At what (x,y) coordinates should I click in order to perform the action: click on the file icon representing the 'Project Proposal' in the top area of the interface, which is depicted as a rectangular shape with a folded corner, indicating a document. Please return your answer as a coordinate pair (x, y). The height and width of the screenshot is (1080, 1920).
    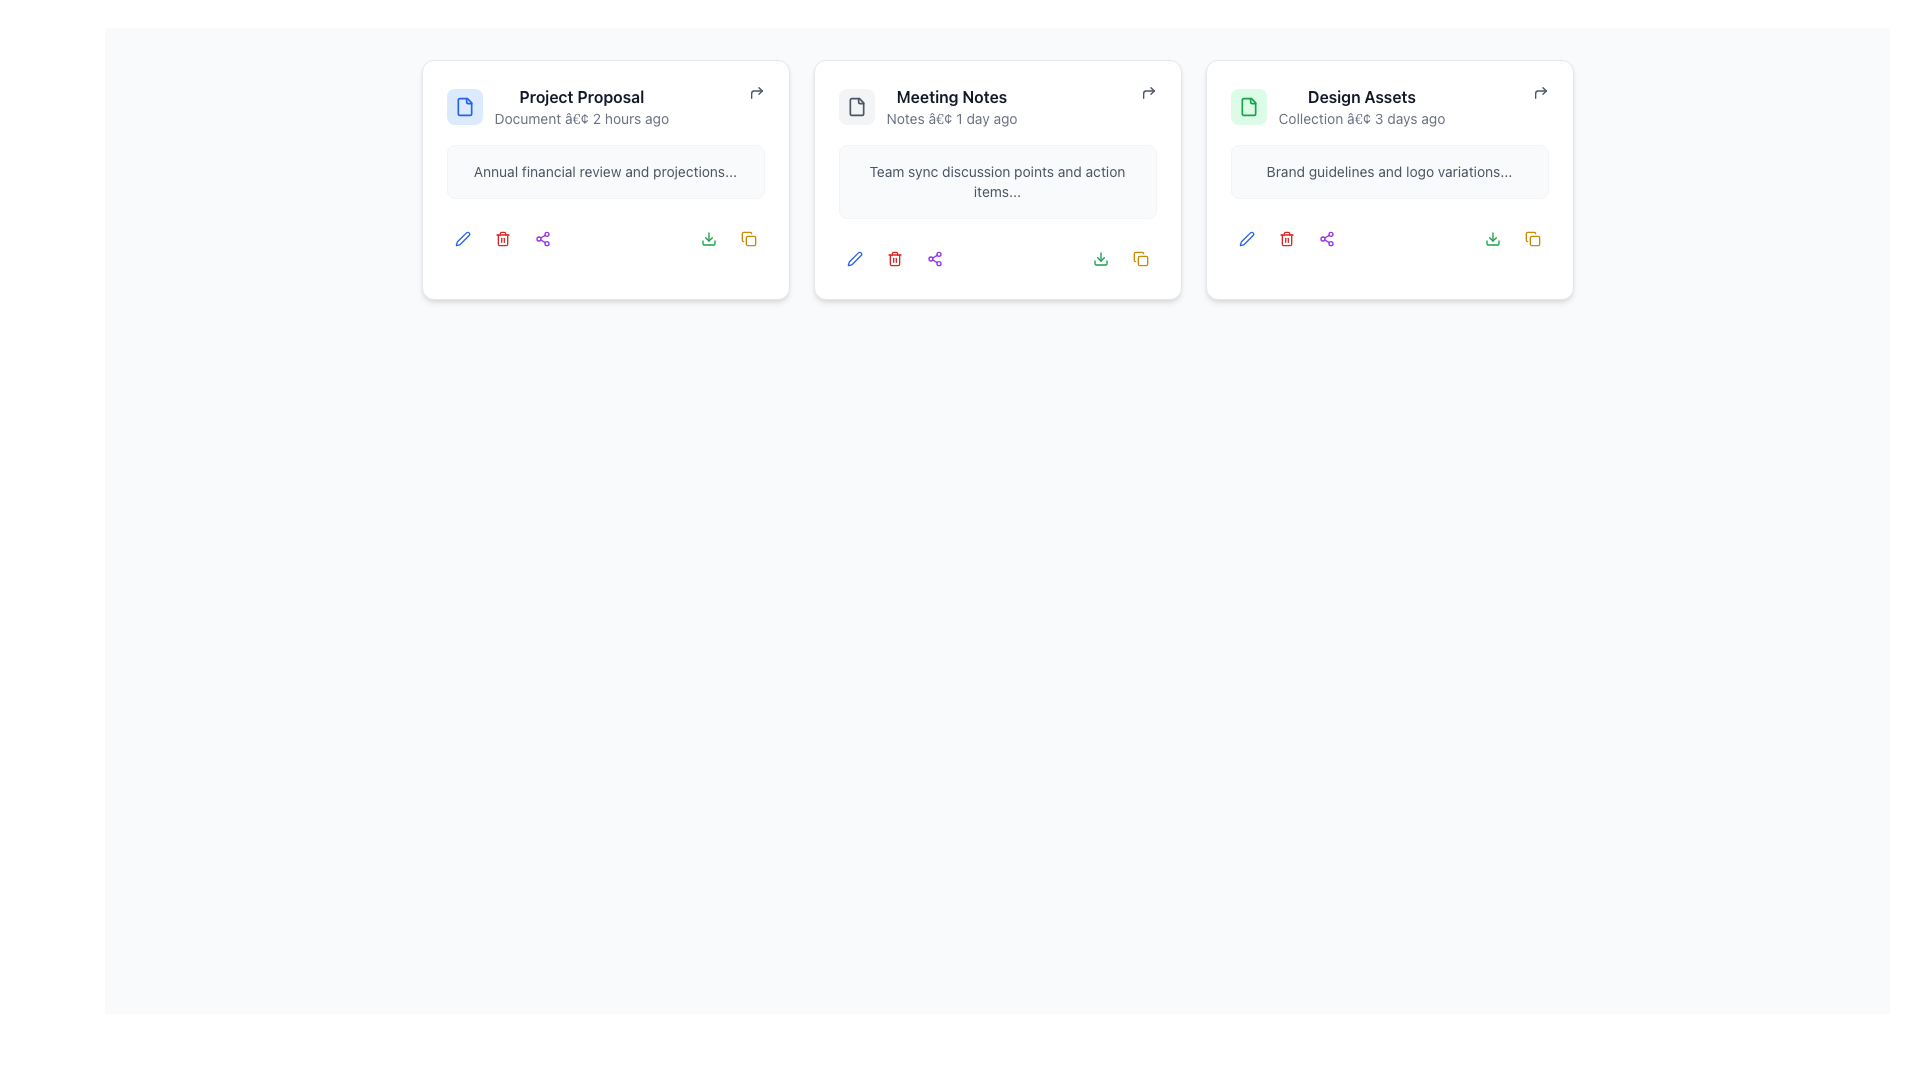
    Looking at the image, I should click on (463, 107).